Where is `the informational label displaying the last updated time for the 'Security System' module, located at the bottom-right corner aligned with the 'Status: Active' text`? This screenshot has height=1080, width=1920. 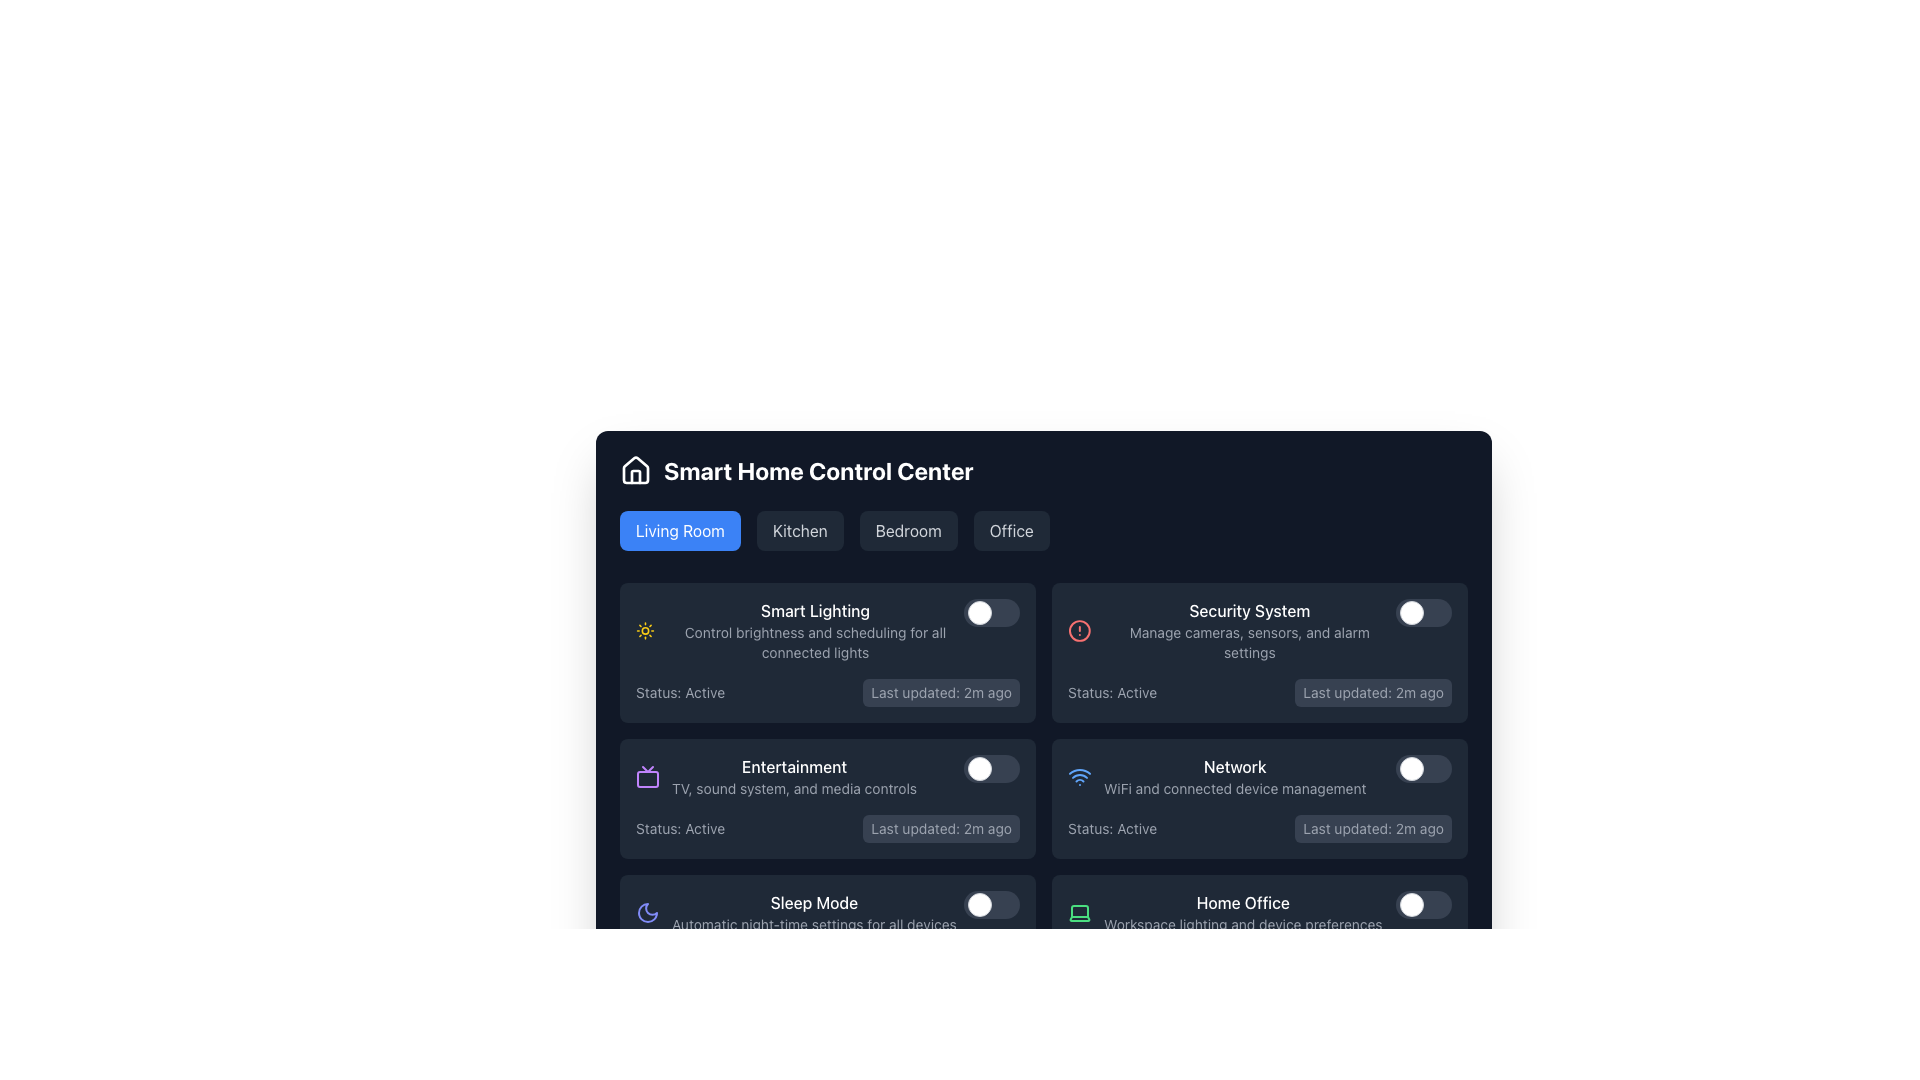
the informational label displaying the last updated time for the 'Security System' module, located at the bottom-right corner aligned with the 'Status: Active' text is located at coordinates (1372, 692).